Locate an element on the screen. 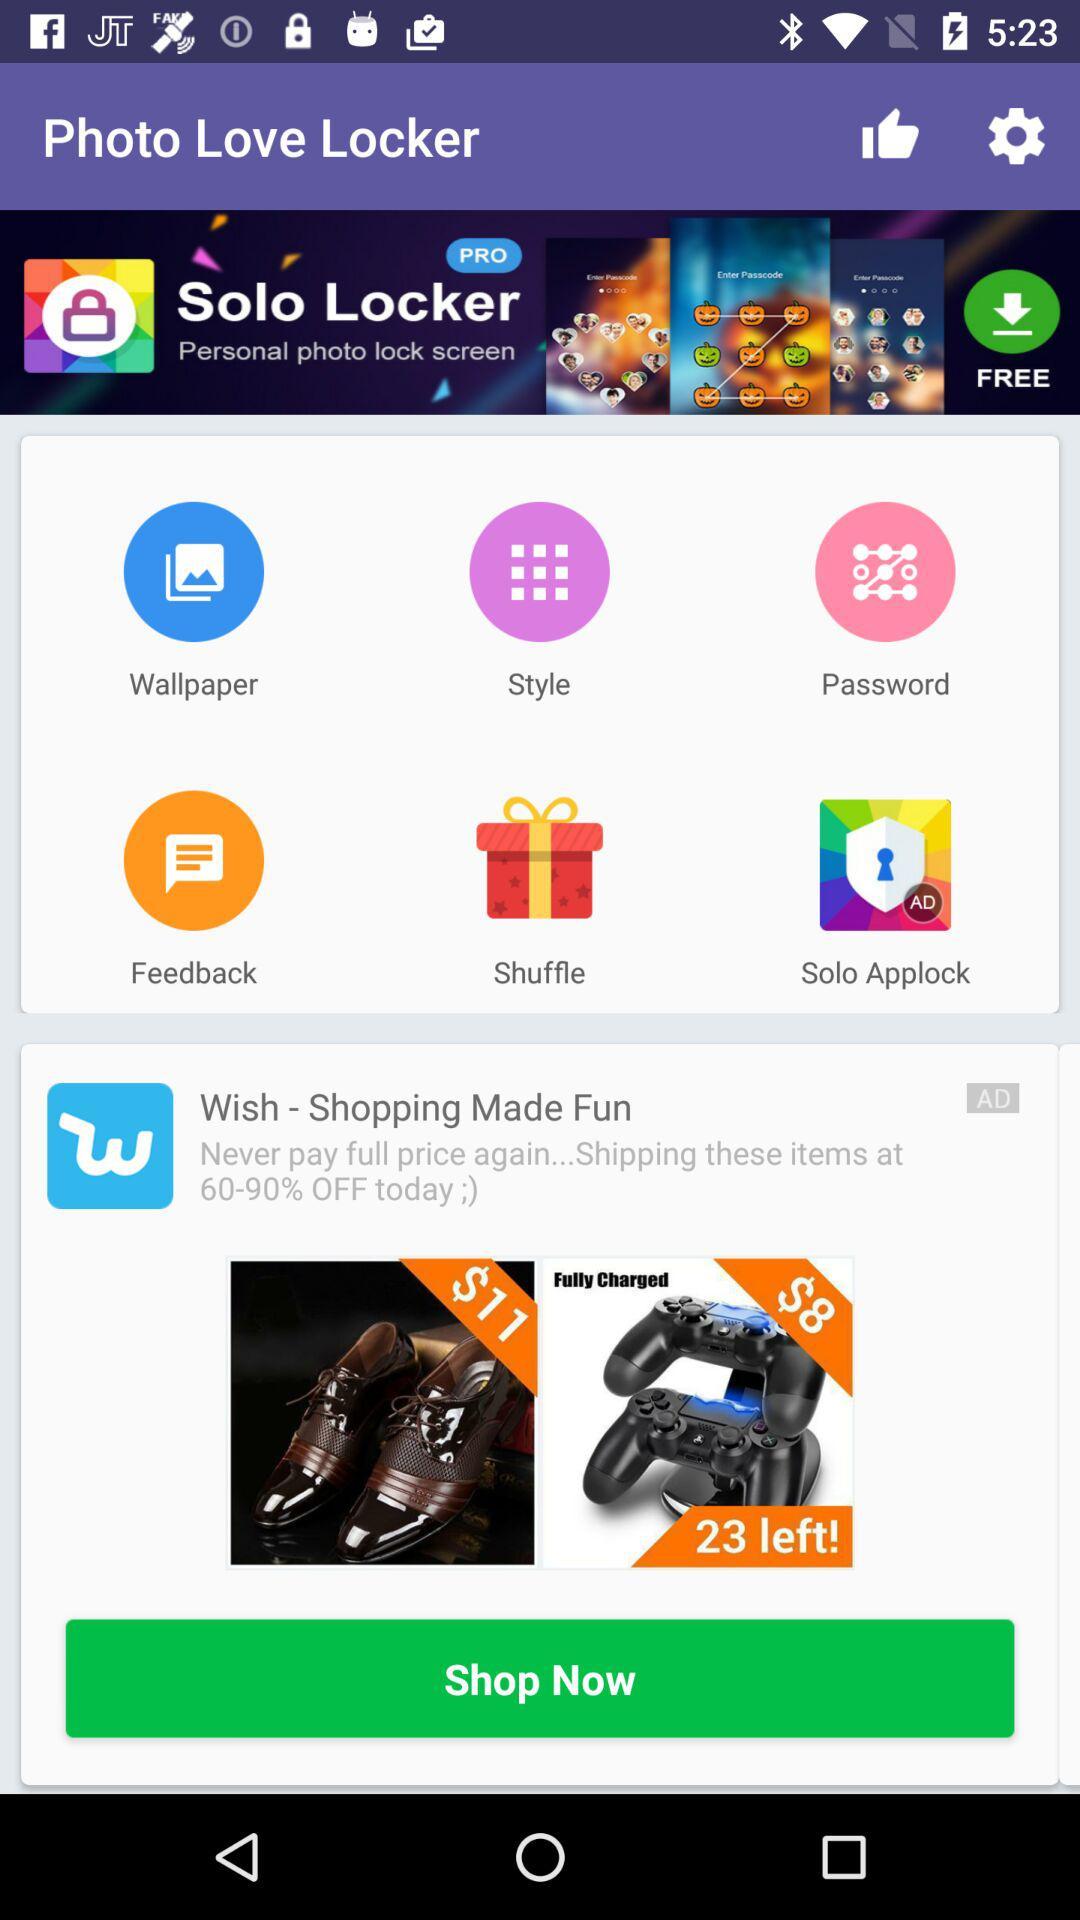  icon to the left of shuffle is located at coordinates (193, 860).